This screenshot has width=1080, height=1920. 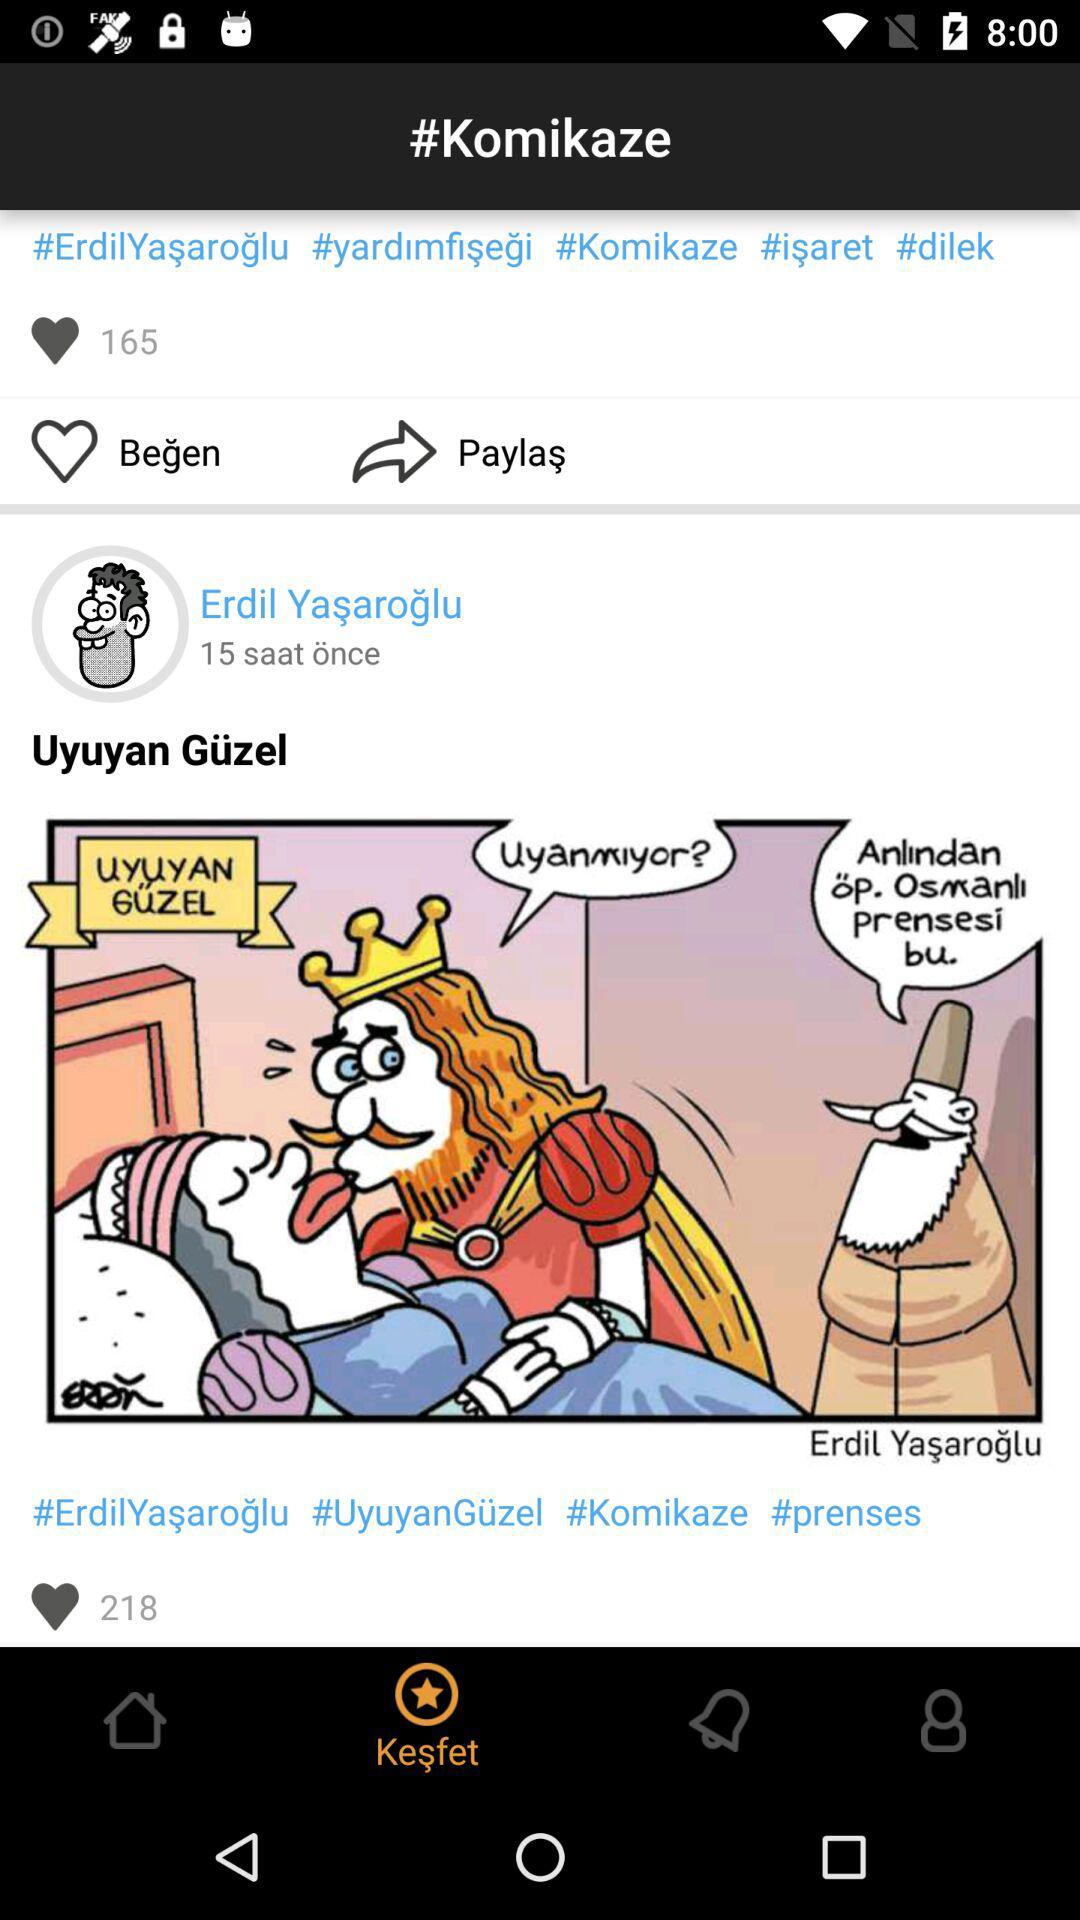 What do you see at coordinates (420, 244) in the screenshot?
I see `icon next to #komikaze icon` at bounding box center [420, 244].